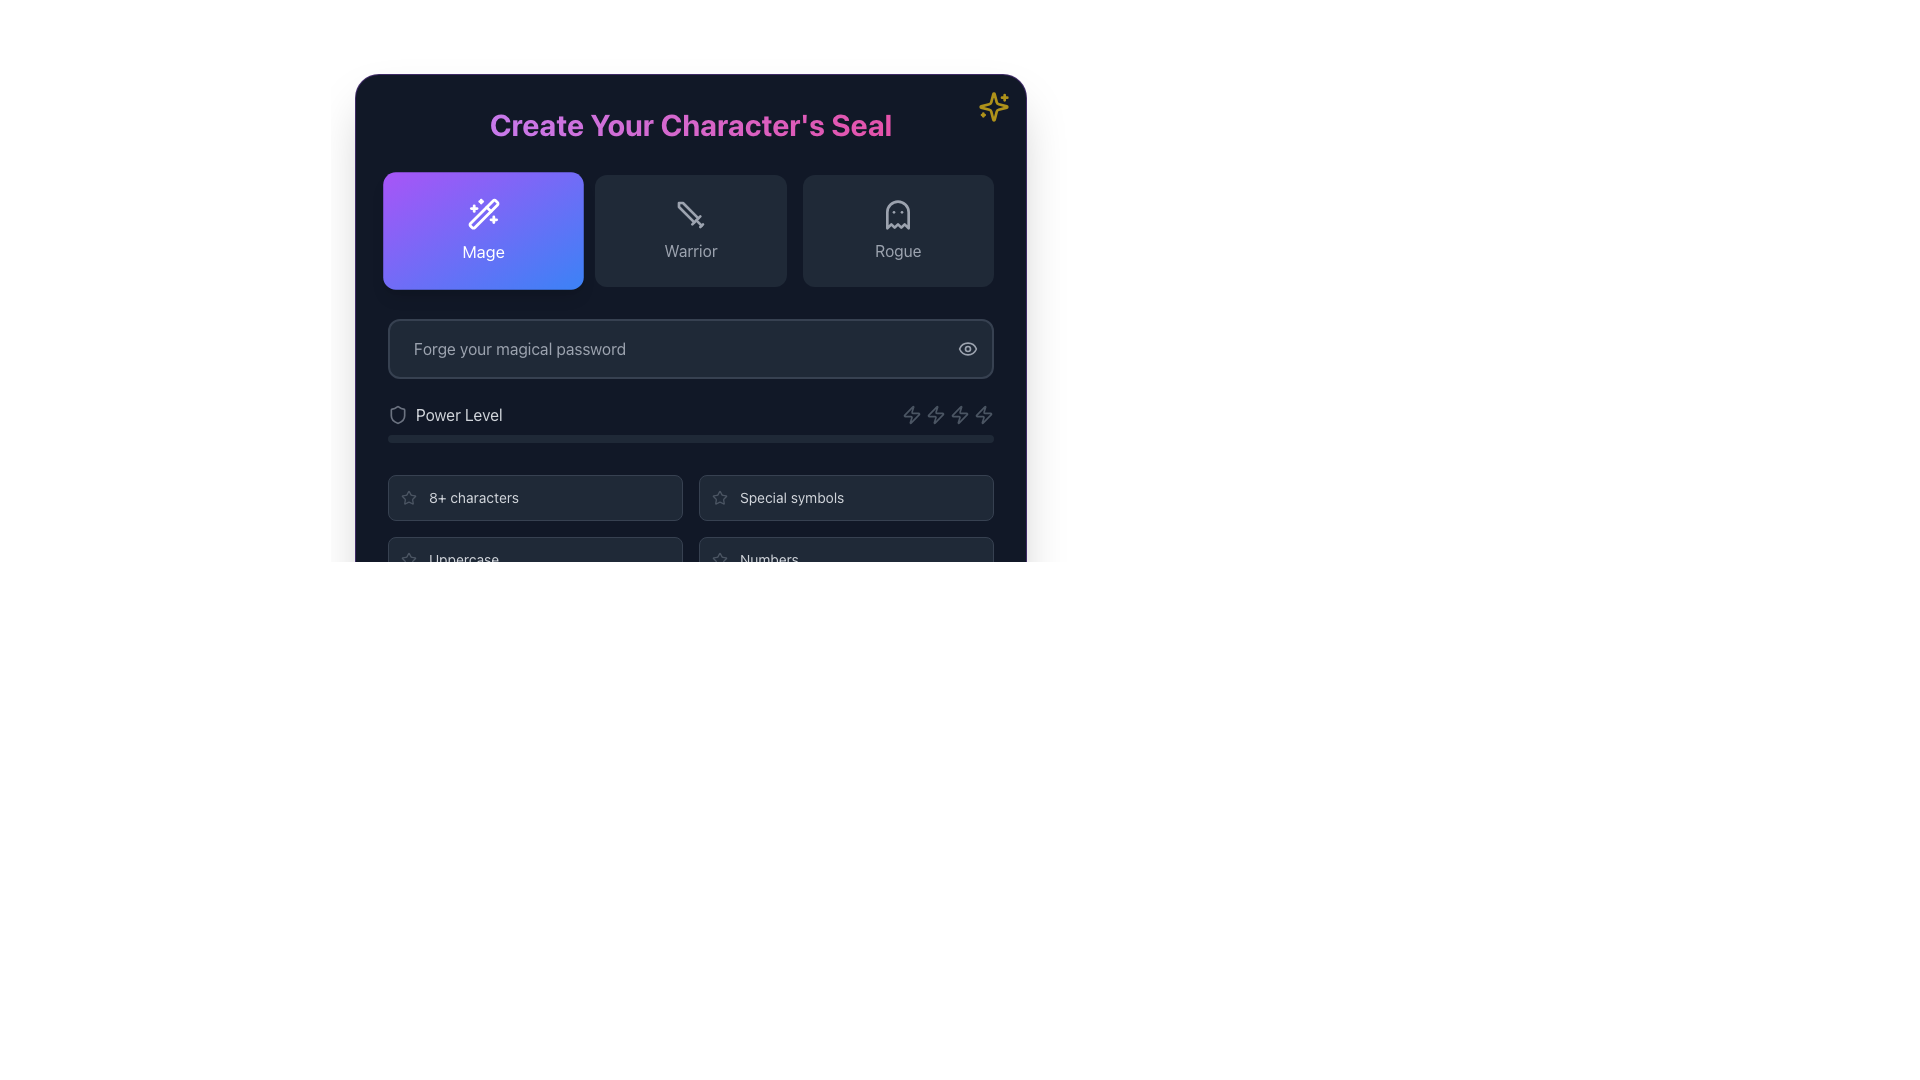  What do you see at coordinates (483, 214) in the screenshot?
I see `the 'Mage' selection option icon, which is centrally positioned within the leftmost button of the interface that includes options for 'Mage', 'Warrior', and 'Rogue'` at bounding box center [483, 214].